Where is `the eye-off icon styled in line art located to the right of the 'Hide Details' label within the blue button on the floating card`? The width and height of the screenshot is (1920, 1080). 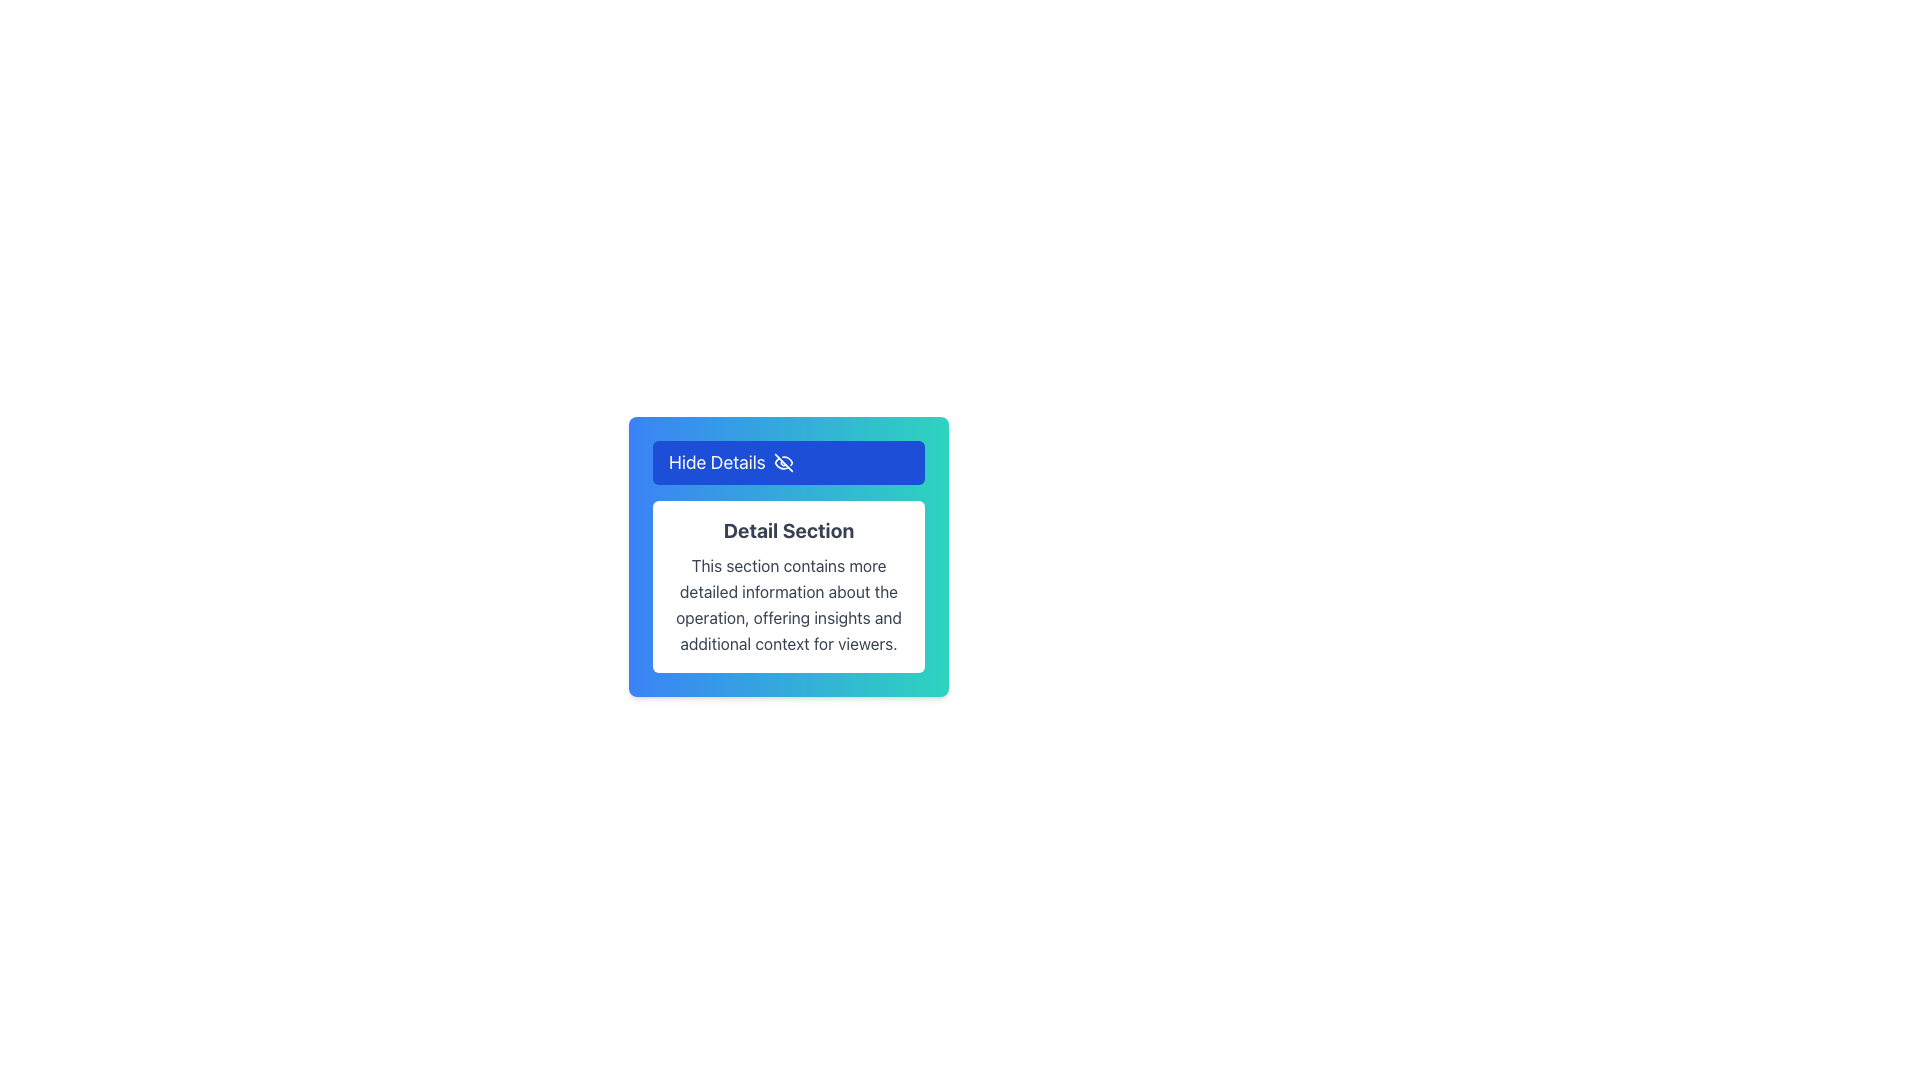 the eye-off icon styled in line art located to the right of the 'Hide Details' label within the blue button on the floating card is located at coordinates (782, 462).